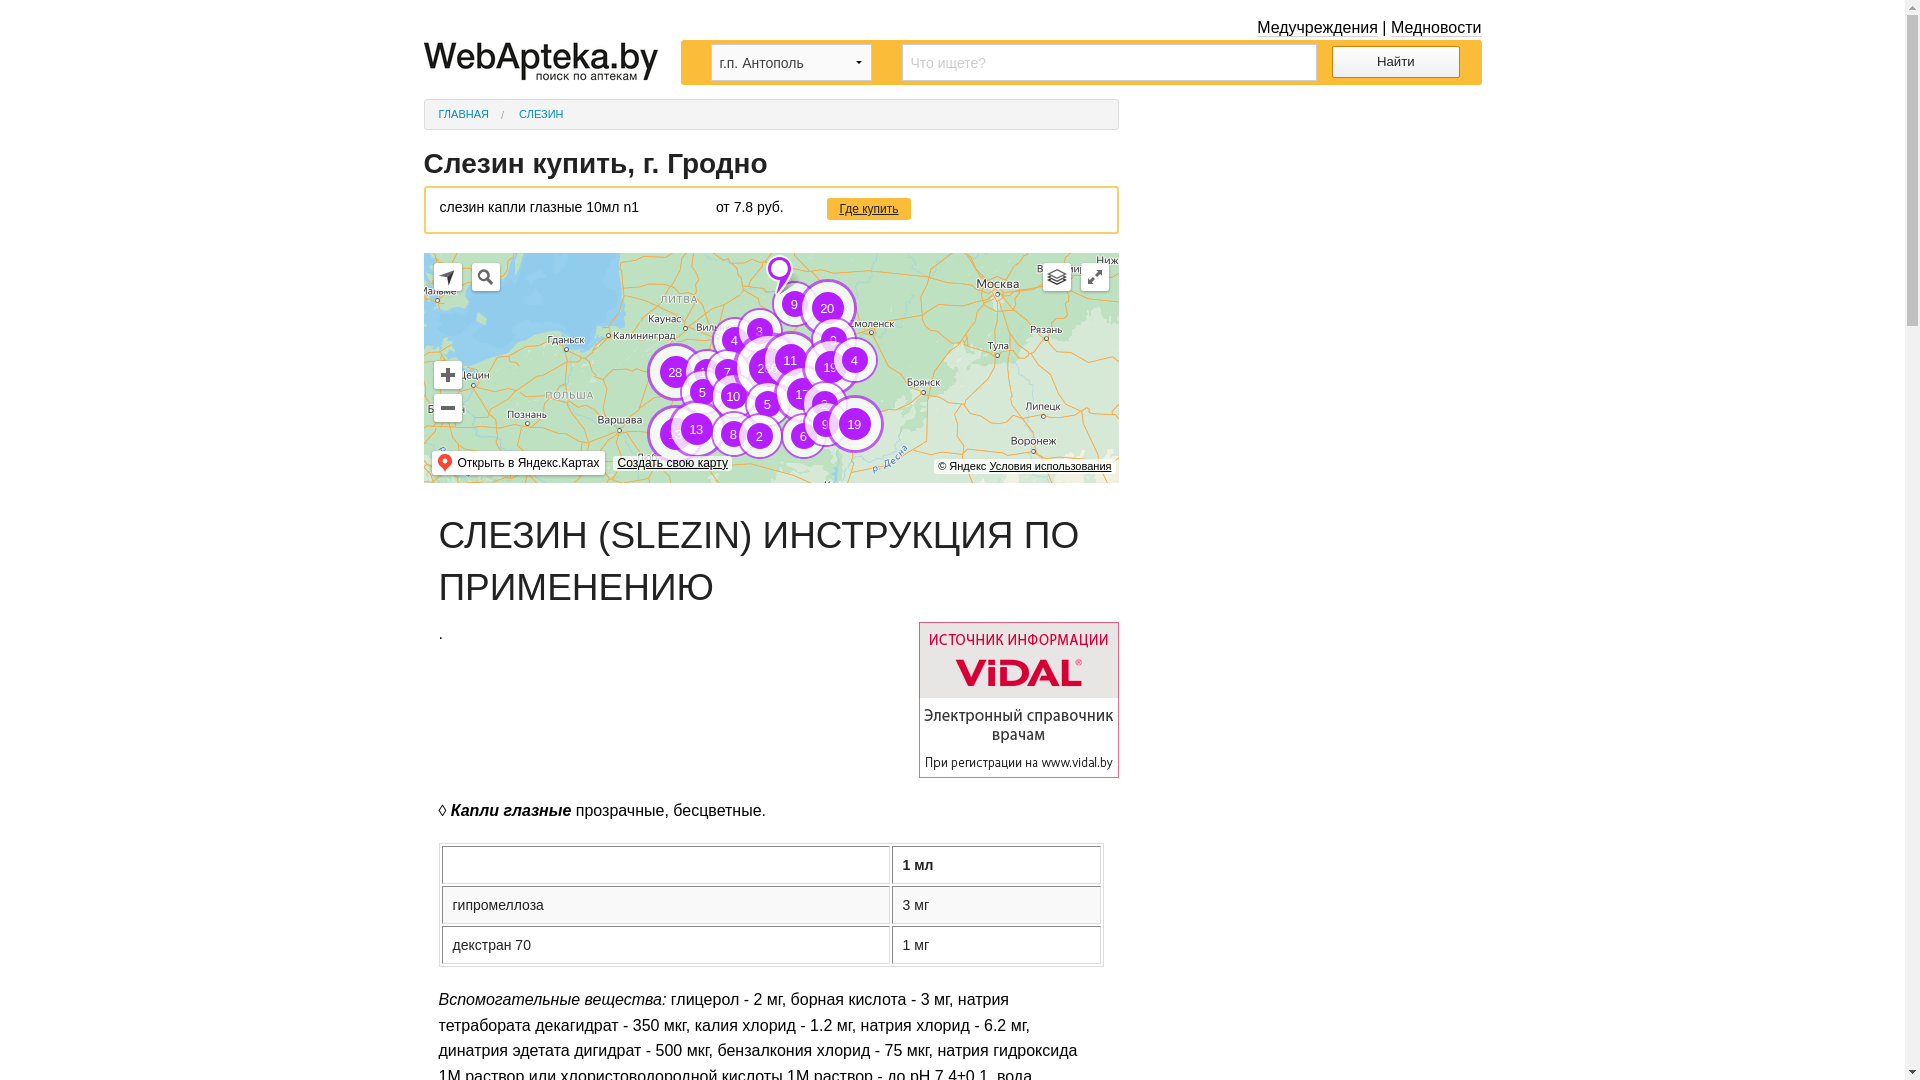 Image resolution: width=1920 pixels, height=1080 pixels. Describe the element at coordinates (1315, 223) in the screenshot. I see `'Advertisement'` at that location.